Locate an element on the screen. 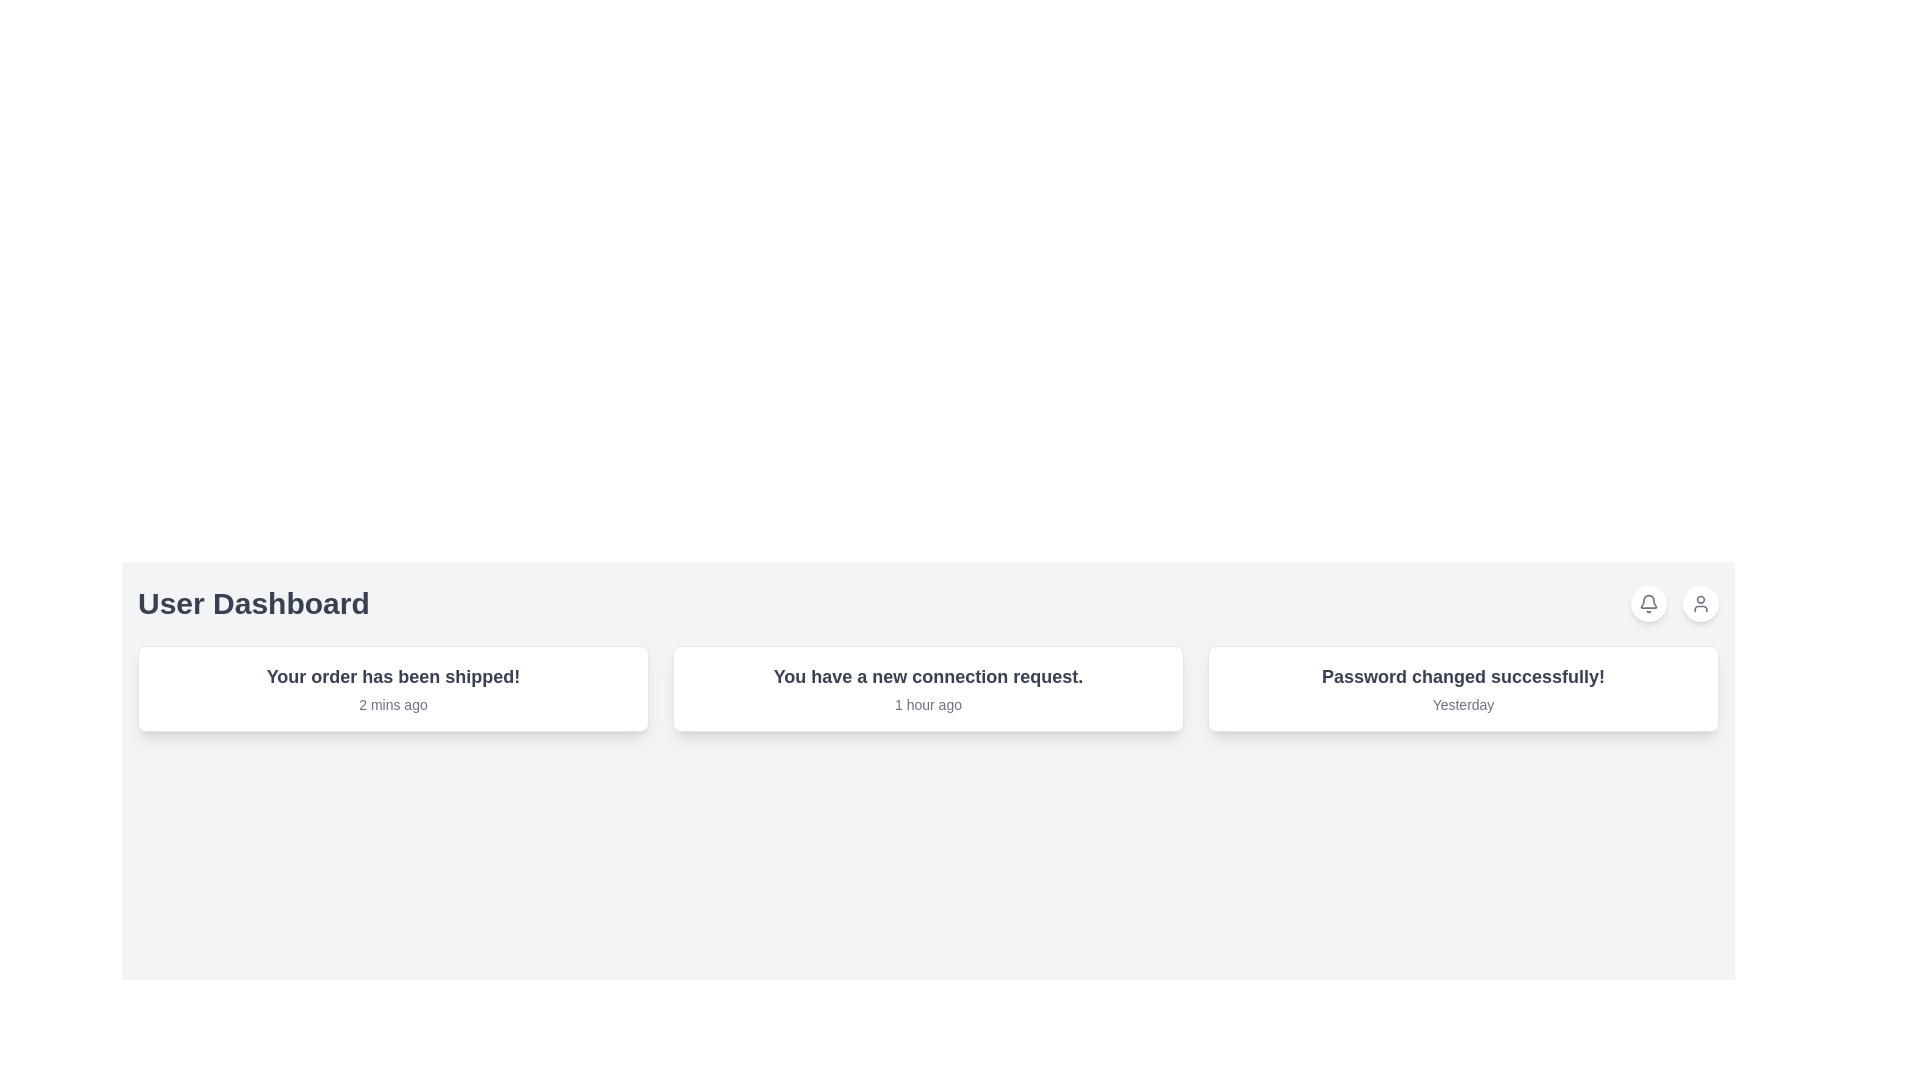 This screenshot has height=1080, width=1920. the notification text label that informs the user about a new connection request, located in the upper-middle section of the middle card on the dashboard is located at coordinates (927, 676).